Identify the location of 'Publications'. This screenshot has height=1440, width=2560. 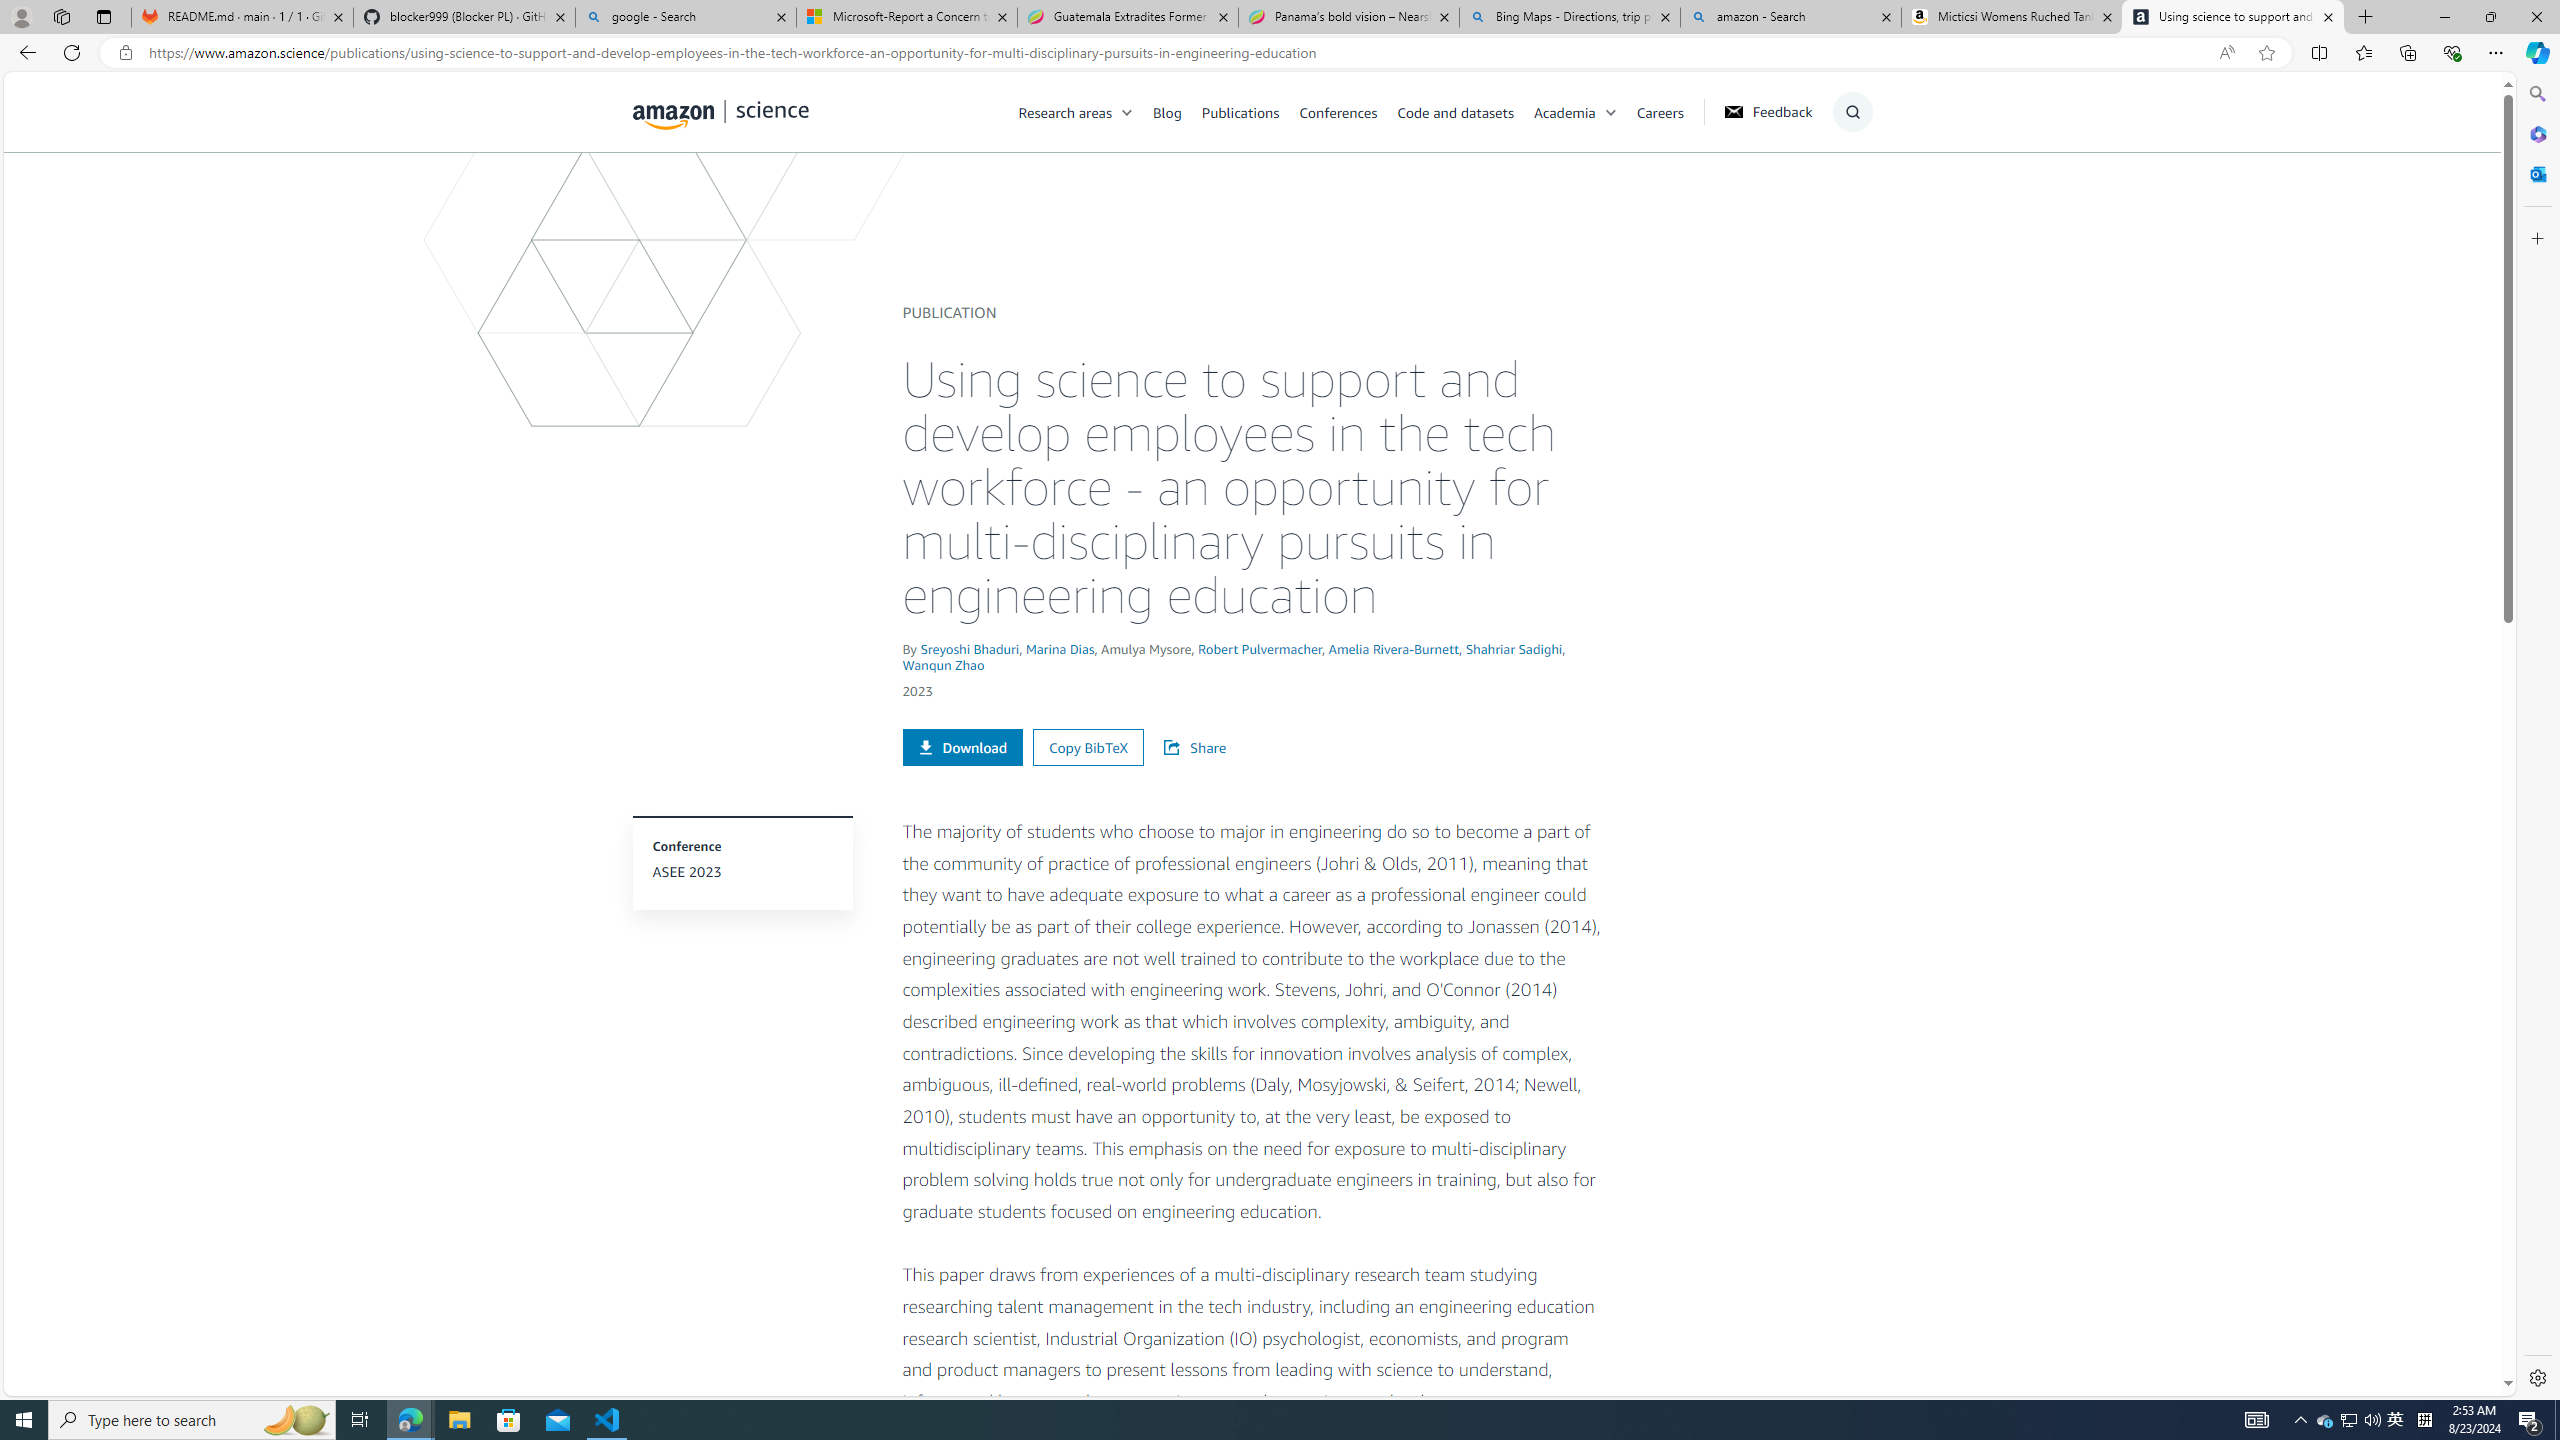
(1250, 111).